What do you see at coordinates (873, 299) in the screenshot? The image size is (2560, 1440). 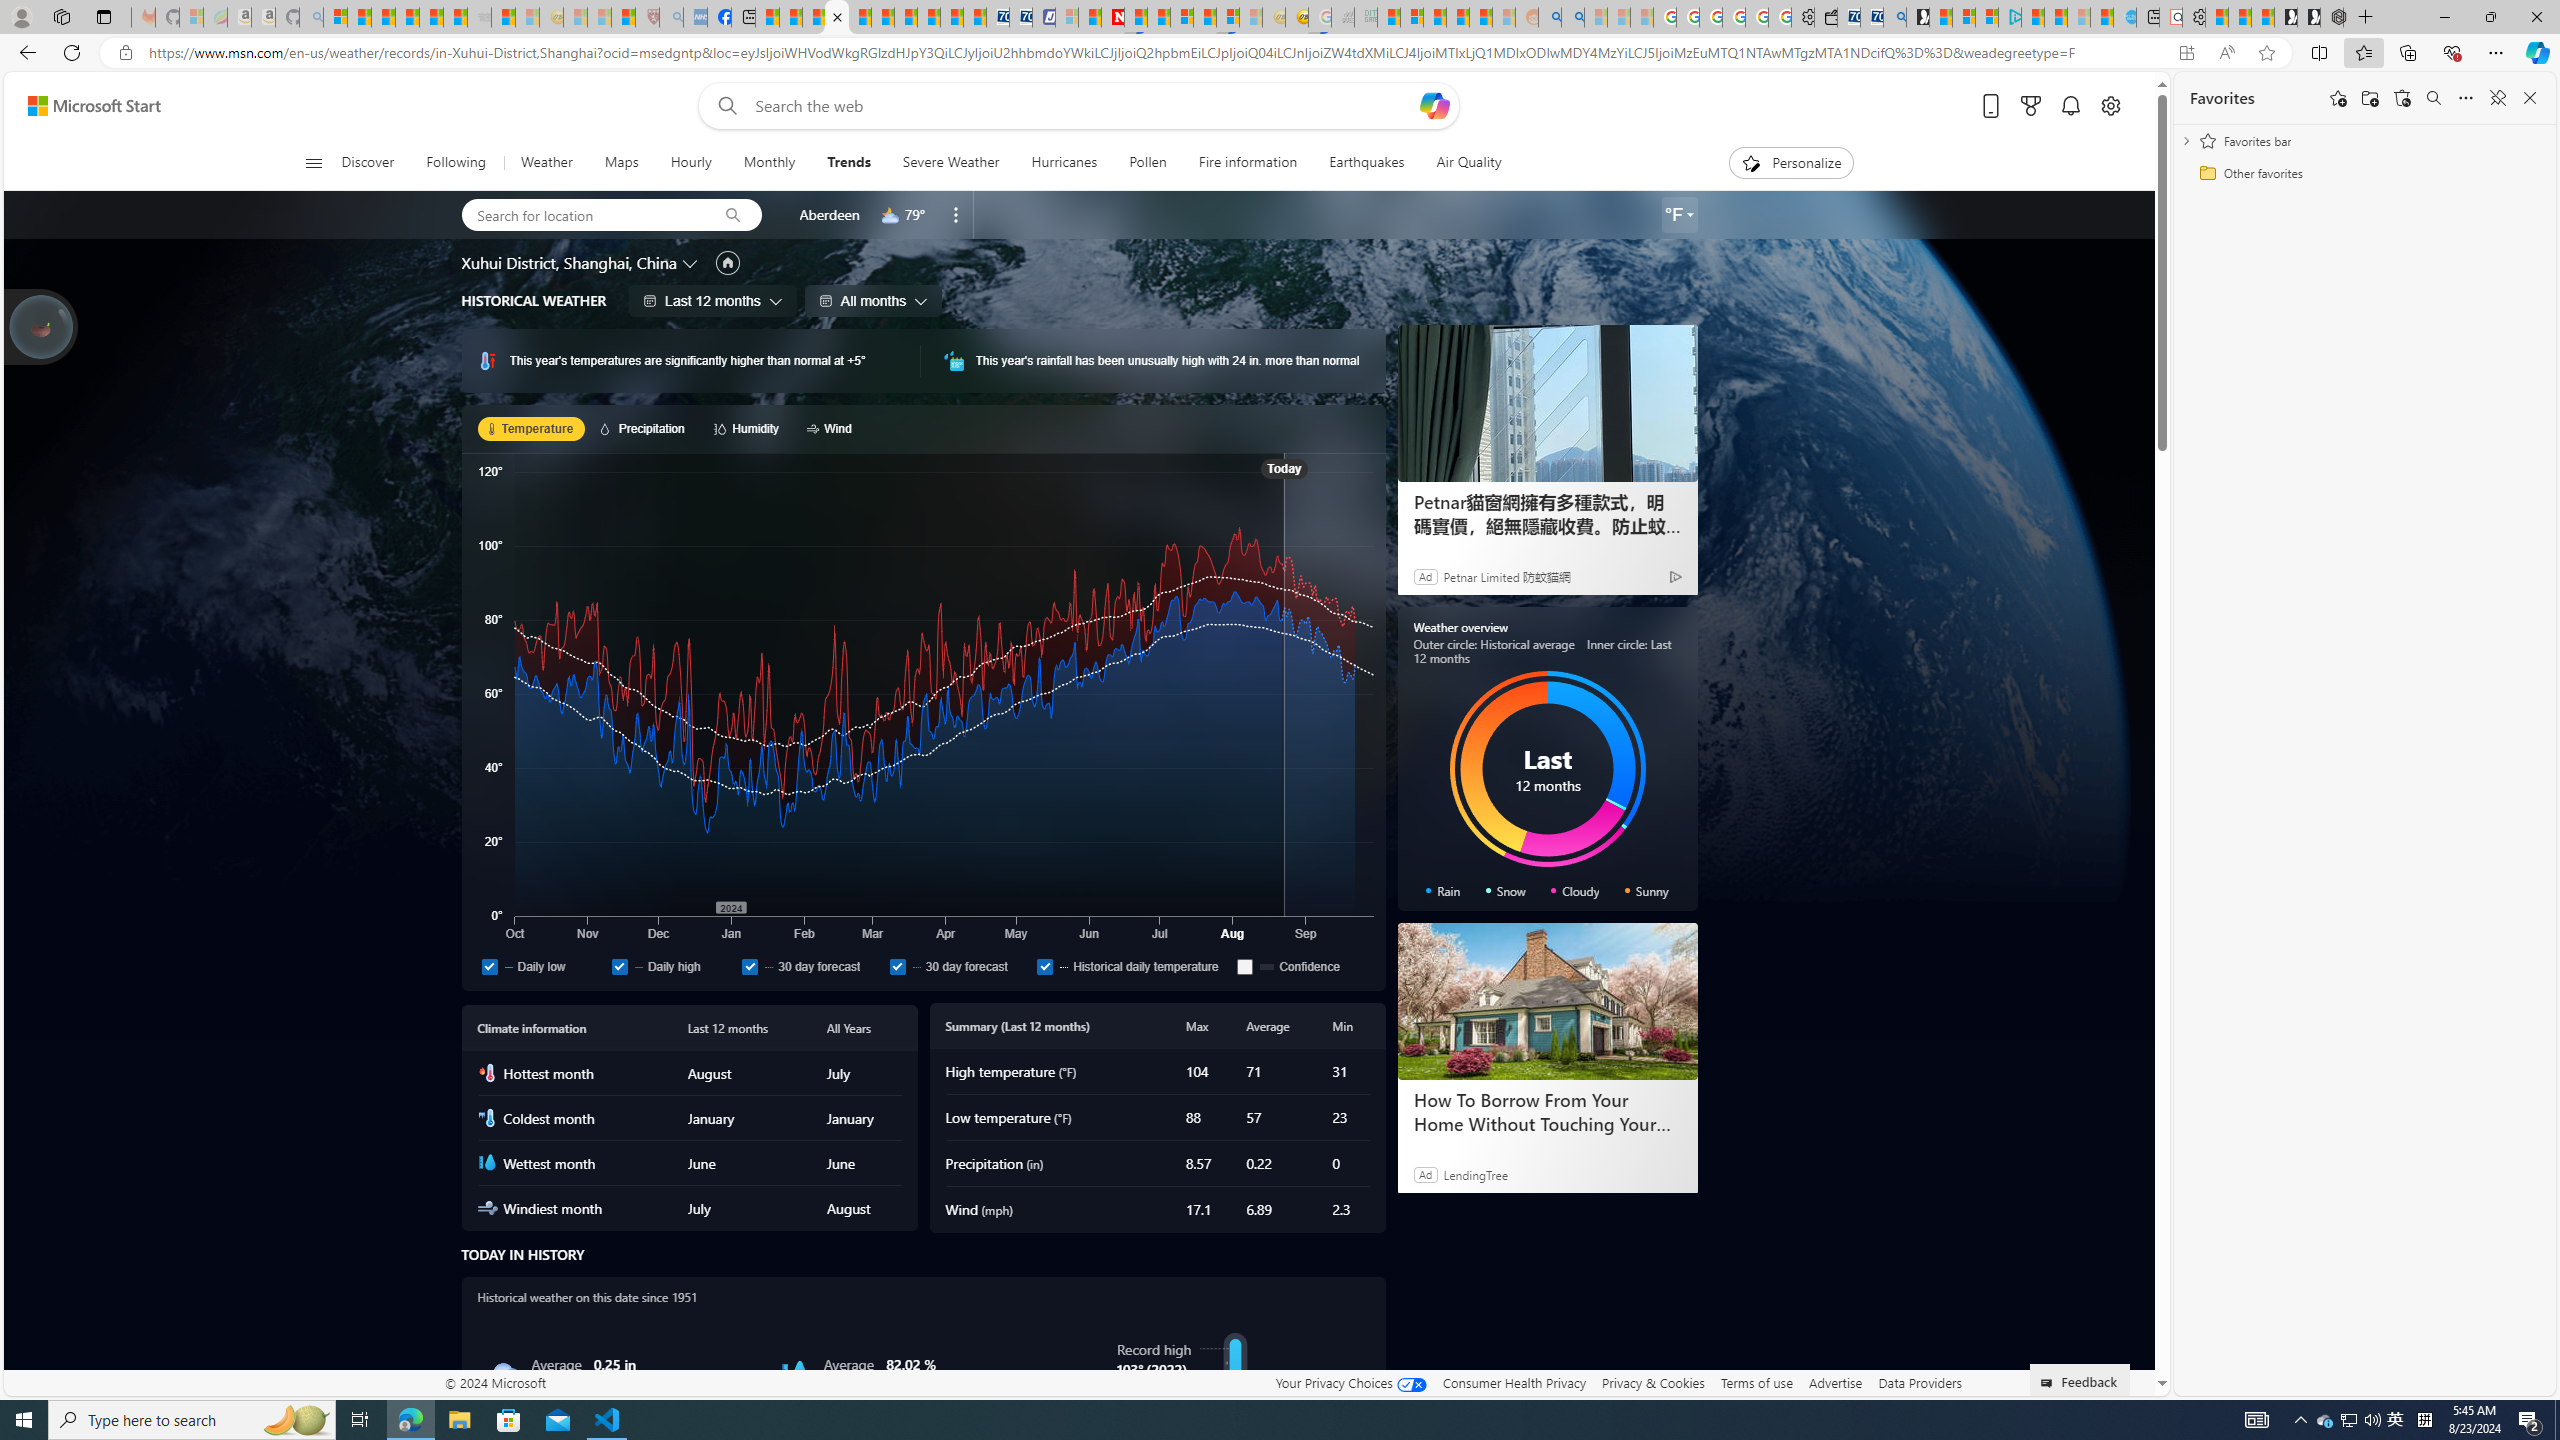 I see `'All months'` at bounding box center [873, 299].